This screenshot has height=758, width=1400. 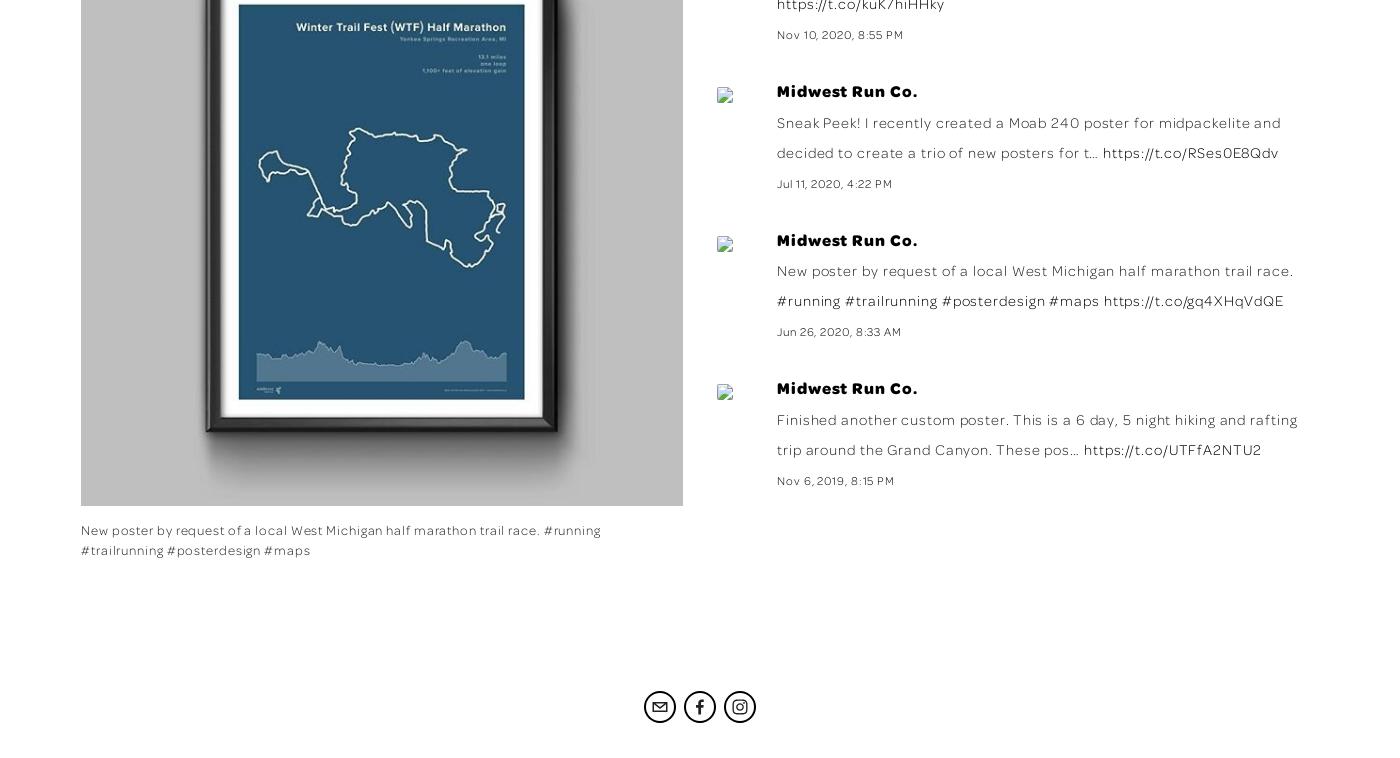 What do you see at coordinates (1035, 270) in the screenshot?
I see `'New poster by request of a local West Michigan half marathon trail race.'` at bounding box center [1035, 270].